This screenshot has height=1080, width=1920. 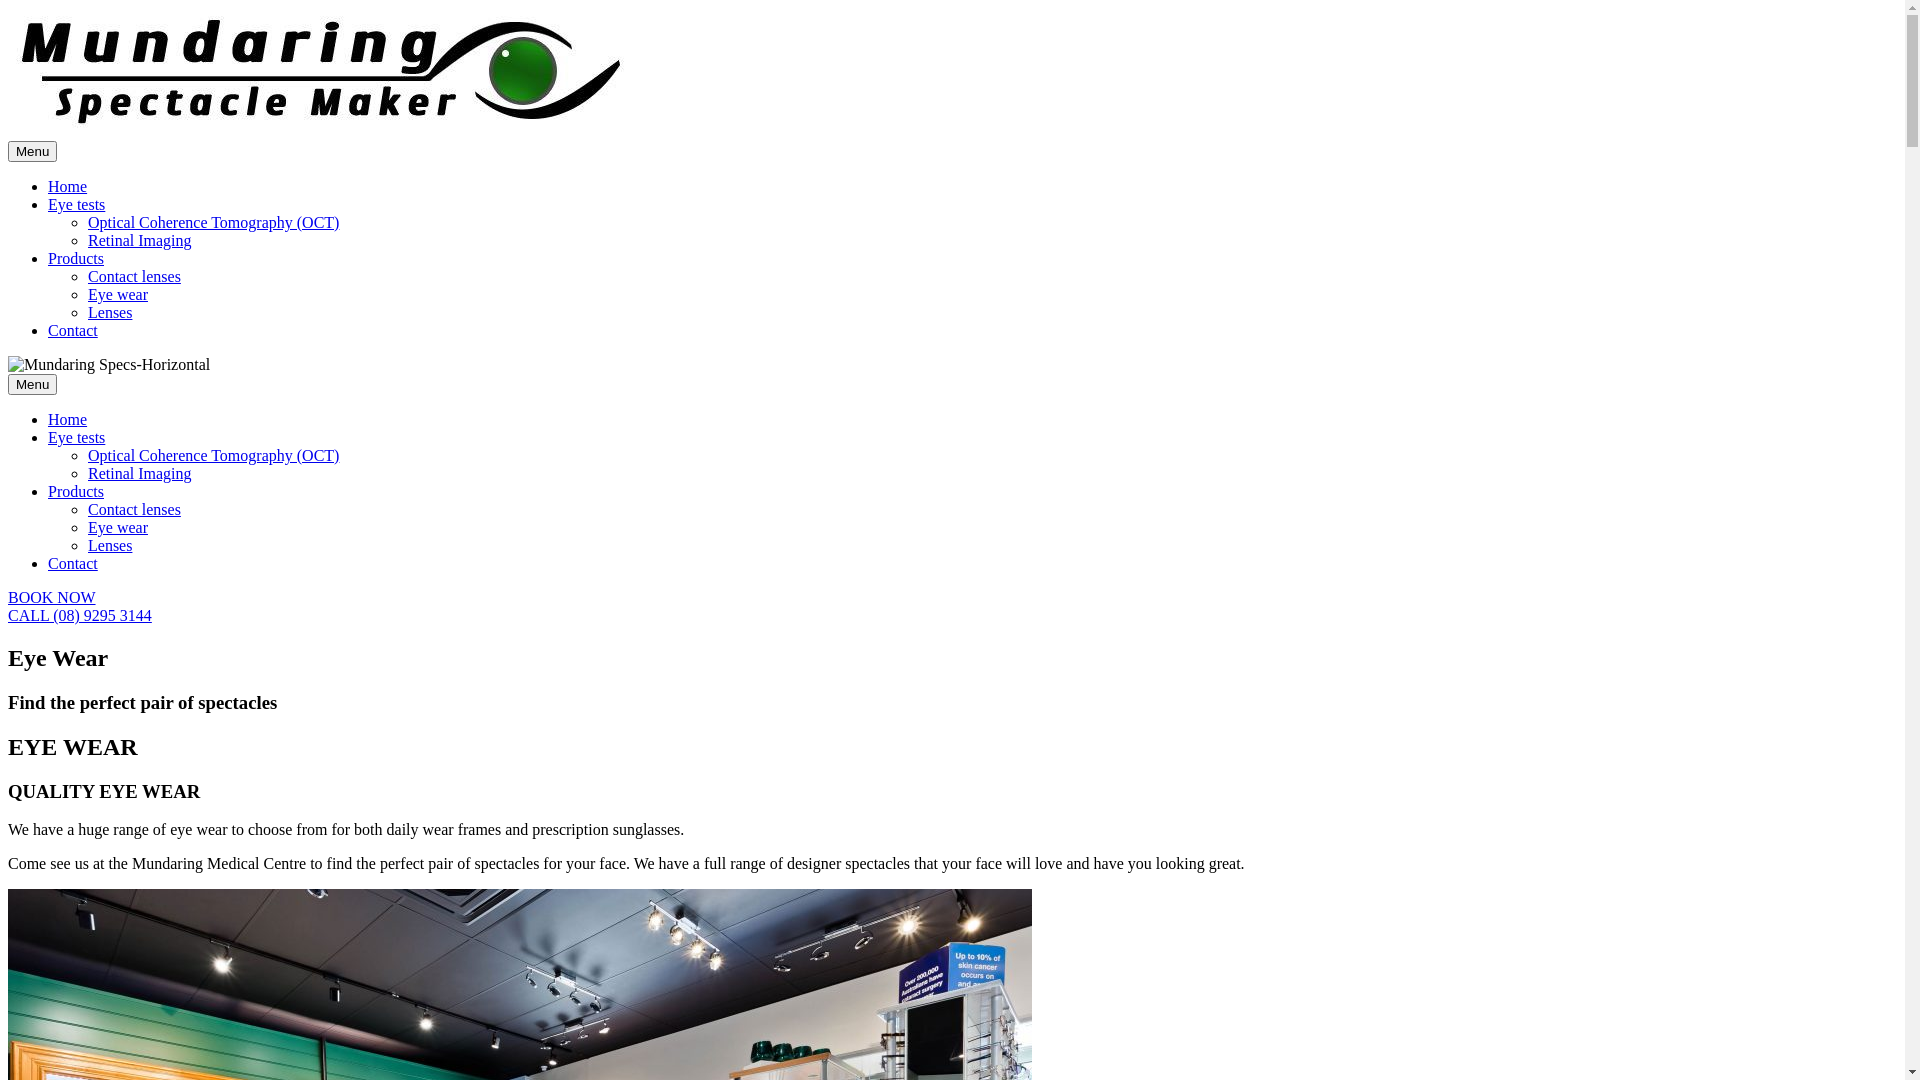 I want to click on 'Lenses', so click(x=109, y=312).